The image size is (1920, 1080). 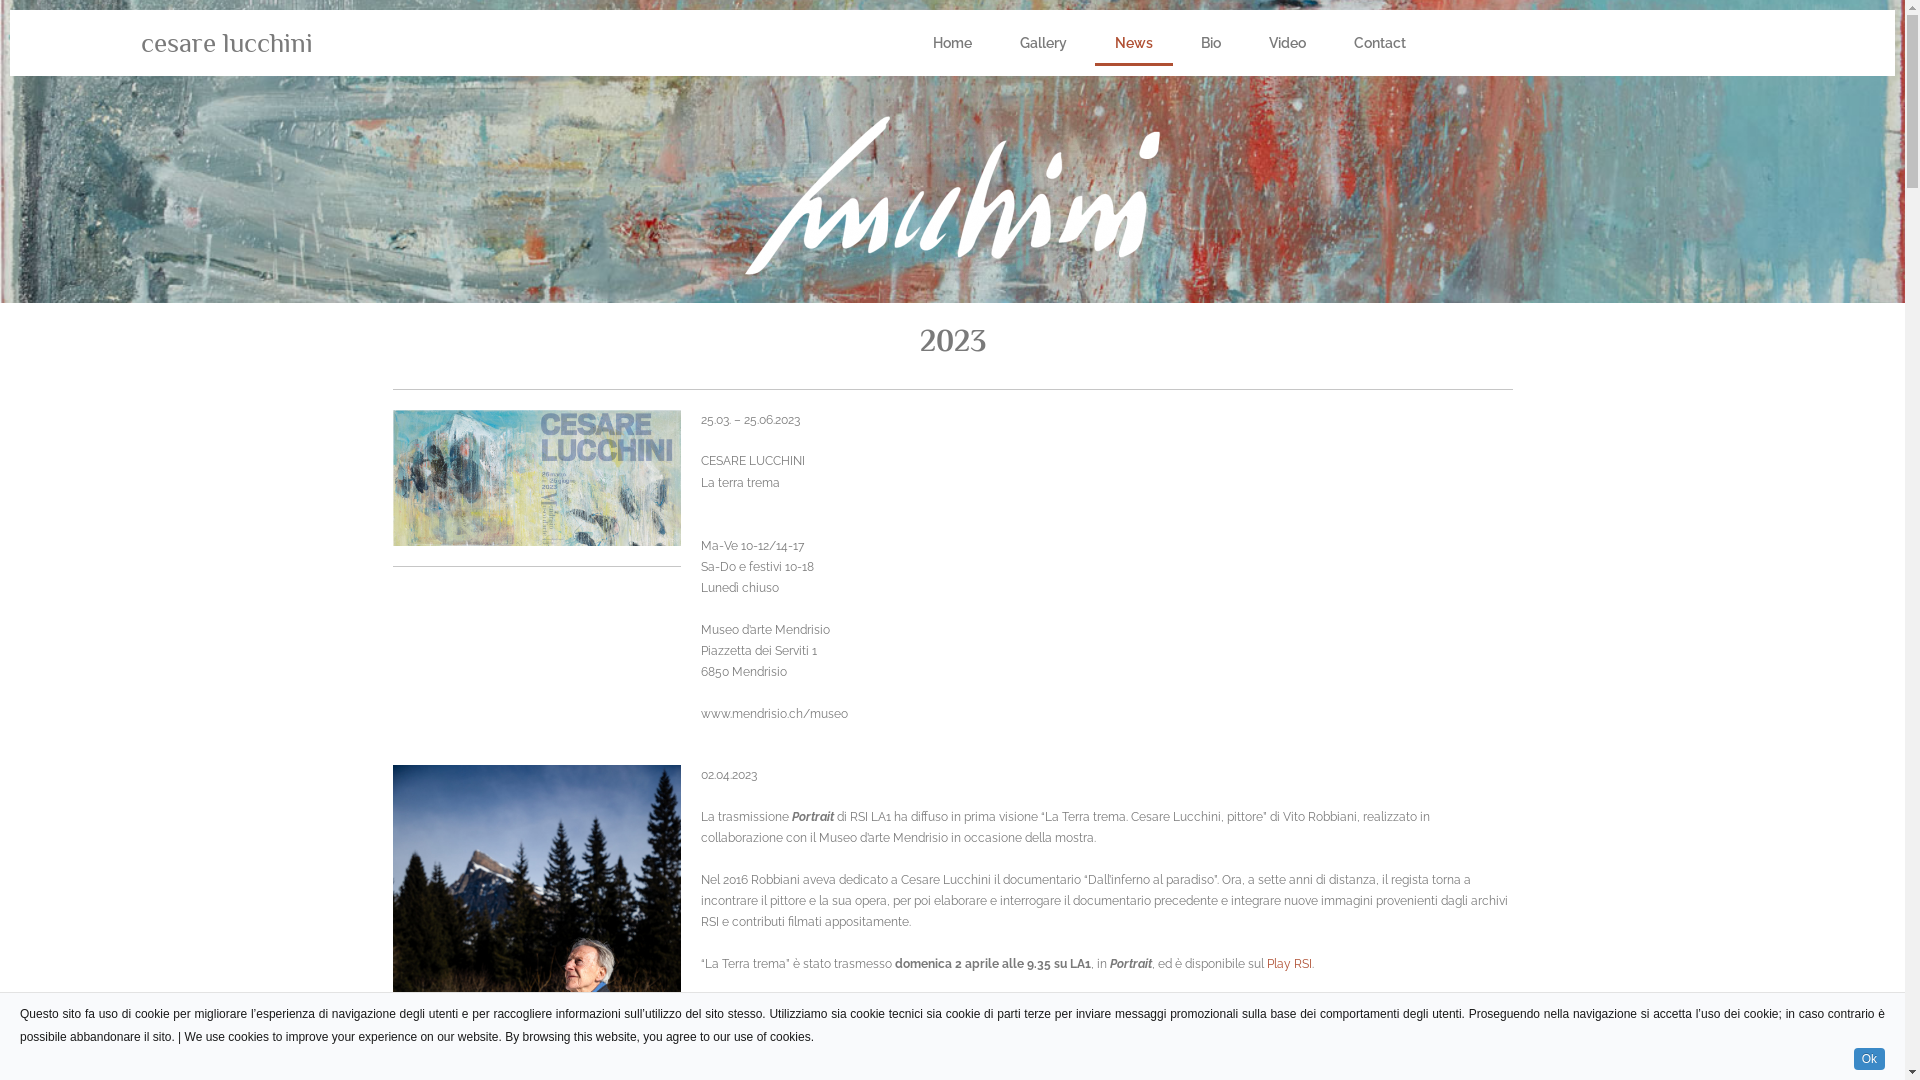 What do you see at coordinates (1042, 42) in the screenshot?
I see `'Gallery'` at bounding box center [1042, 42].